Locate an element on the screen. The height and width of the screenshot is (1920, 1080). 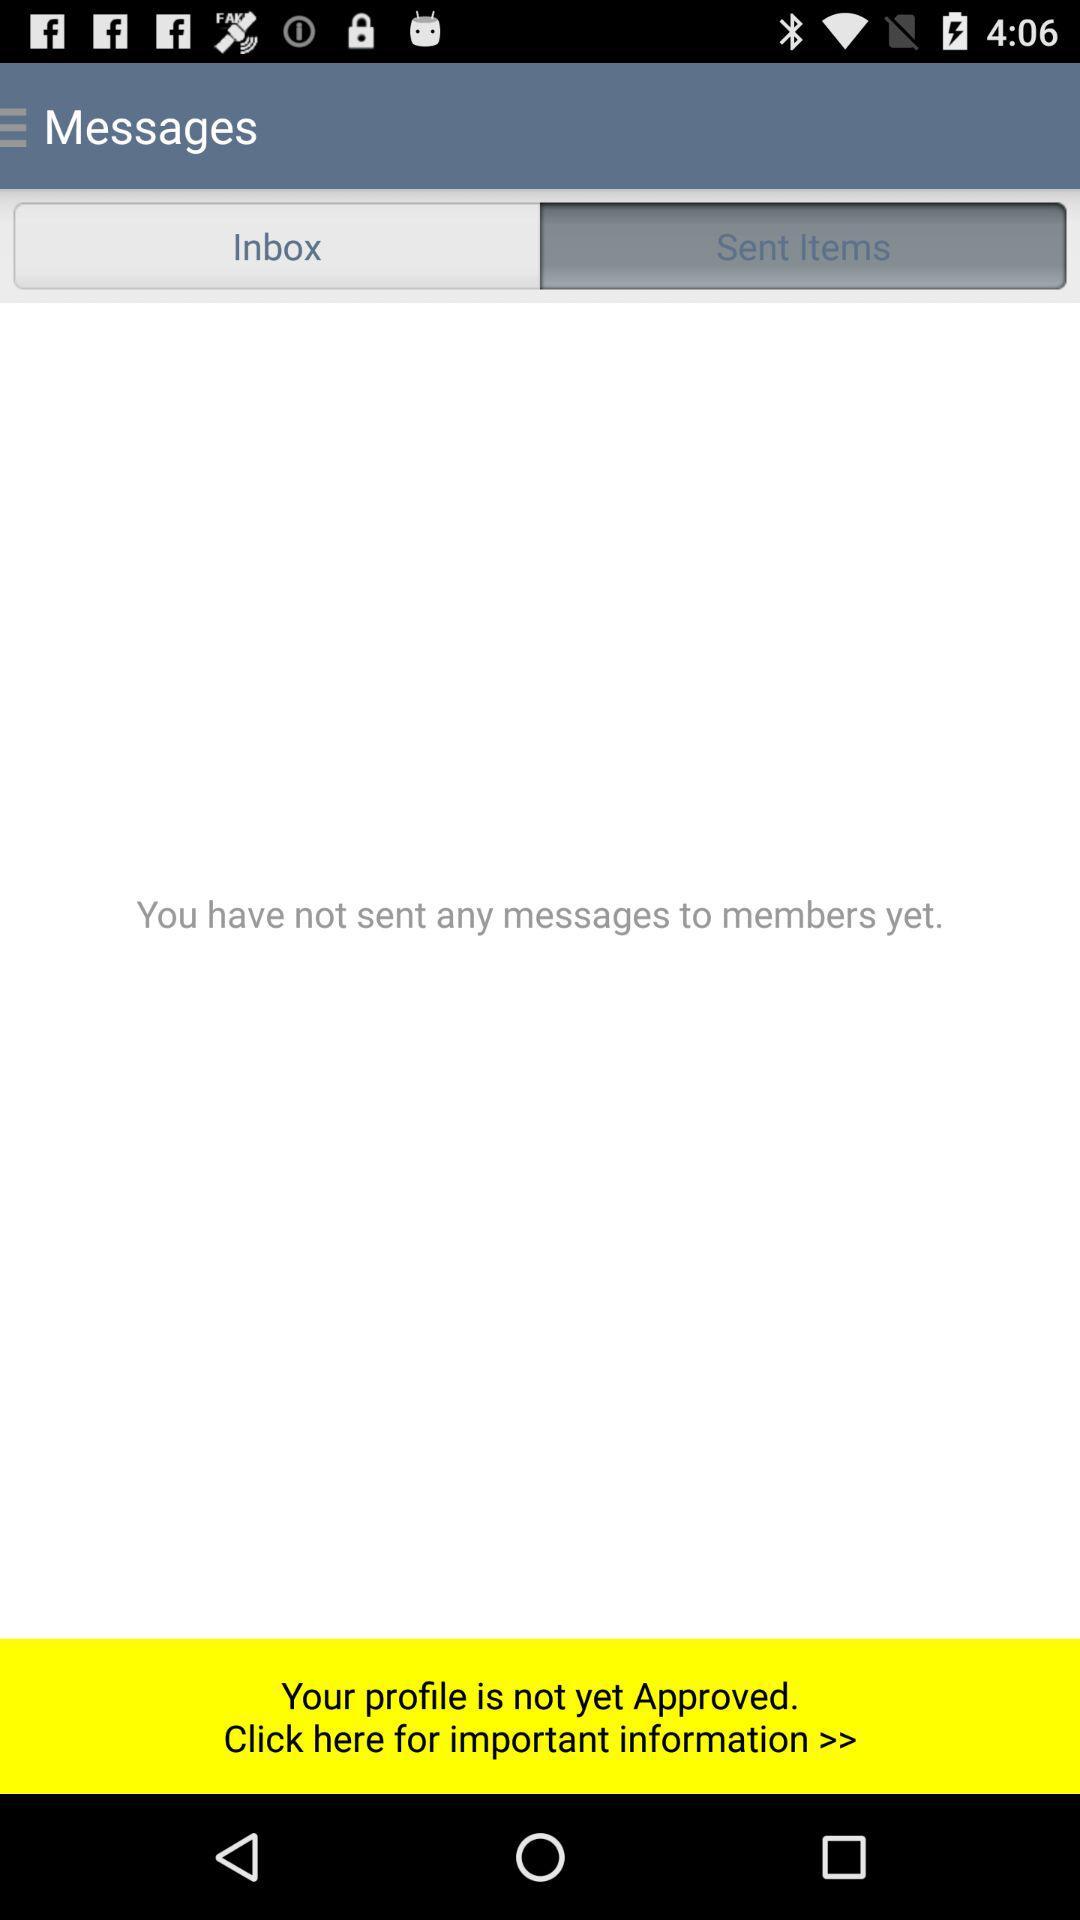
the icon below the messages is located at coordinates (276, 244).